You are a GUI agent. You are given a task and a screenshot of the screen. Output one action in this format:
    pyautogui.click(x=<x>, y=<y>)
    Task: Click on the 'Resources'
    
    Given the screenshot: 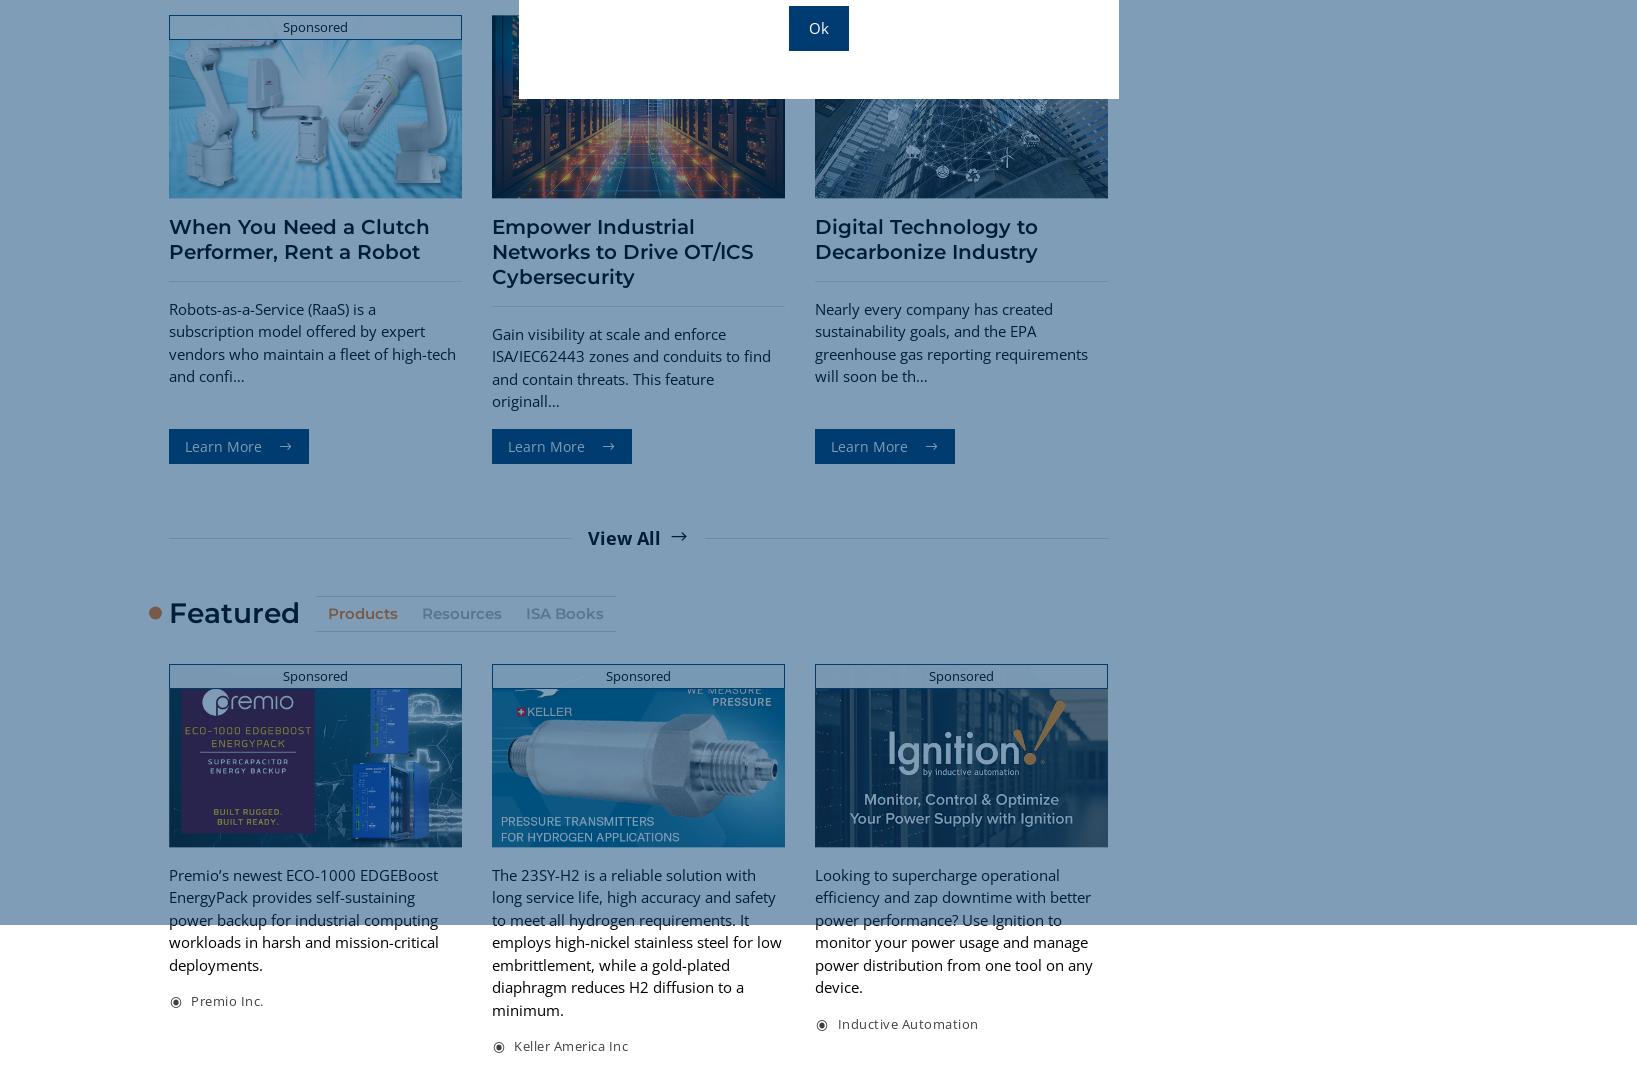 What is the action you would take?
    pyautogui.click(x=460, y=611)
    